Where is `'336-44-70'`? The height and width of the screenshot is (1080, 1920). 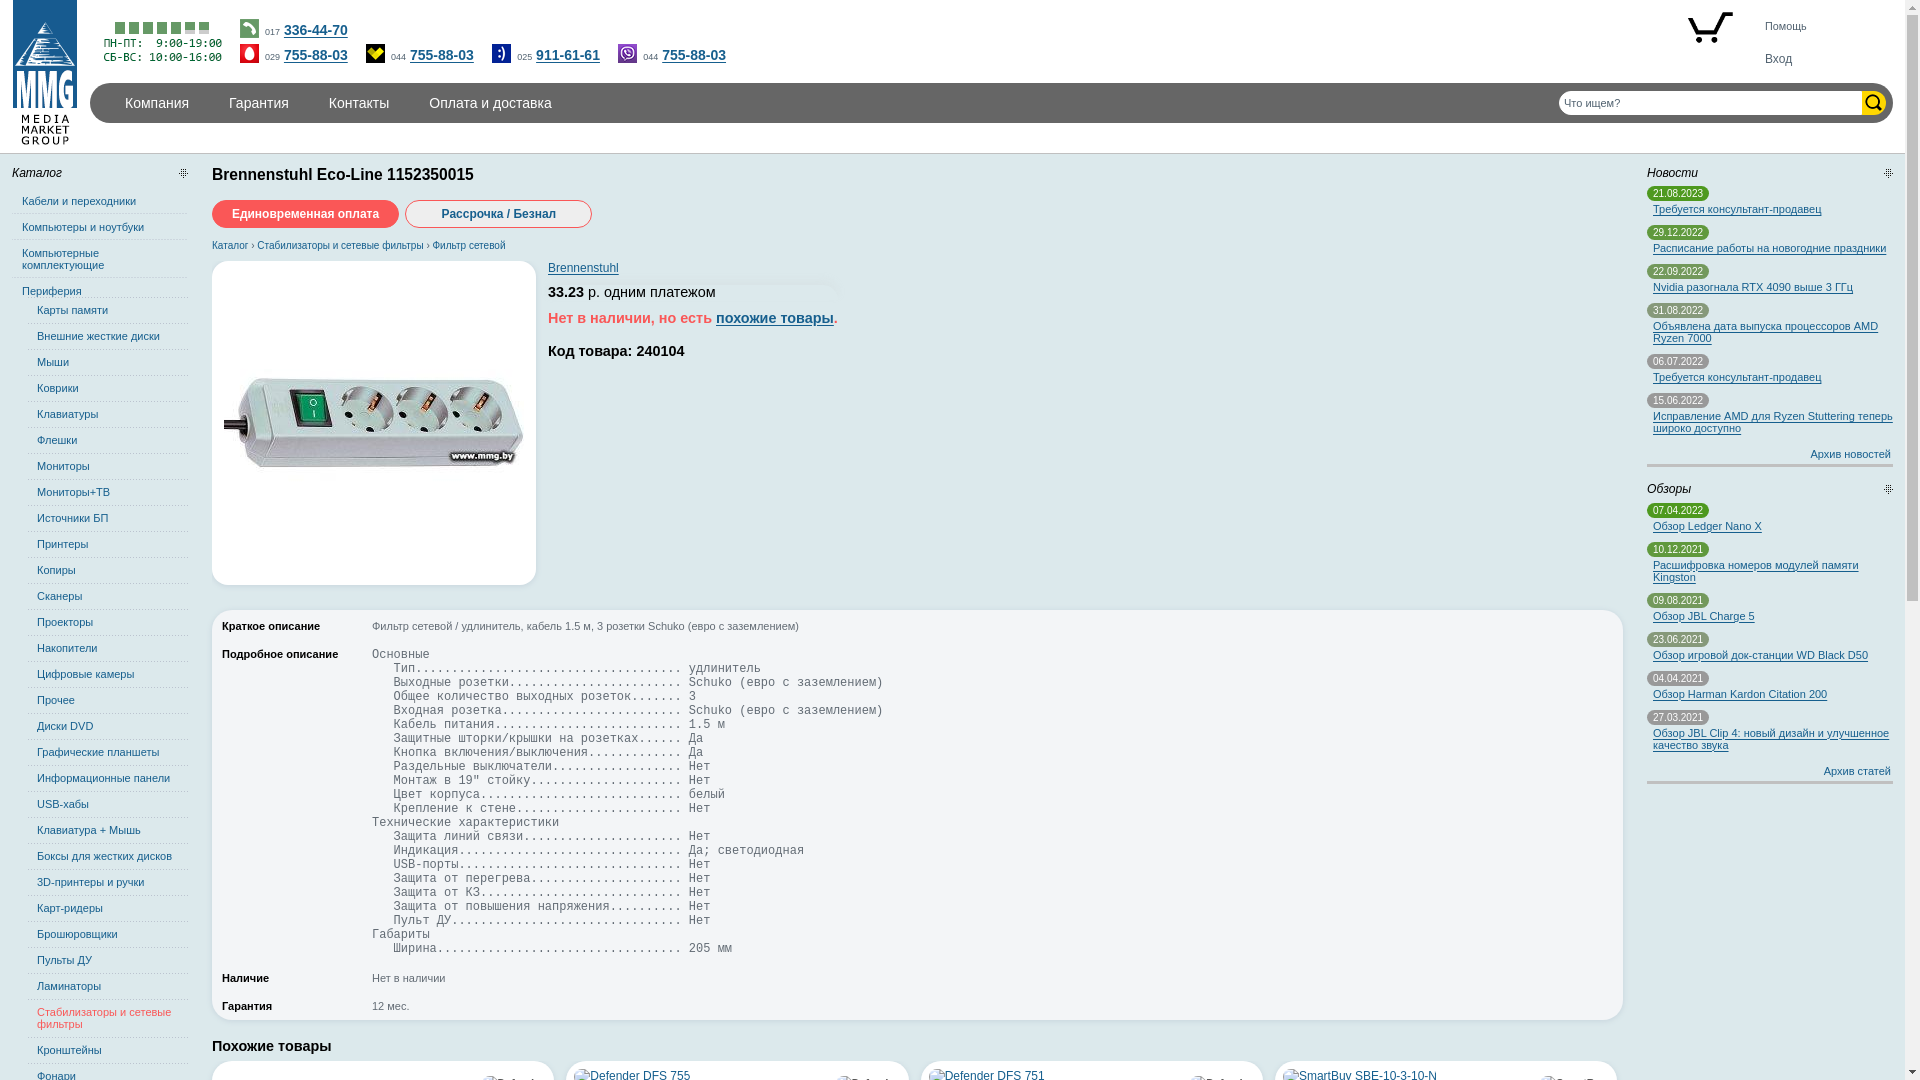
'336-44-70' is located at coordinates (315, 30).